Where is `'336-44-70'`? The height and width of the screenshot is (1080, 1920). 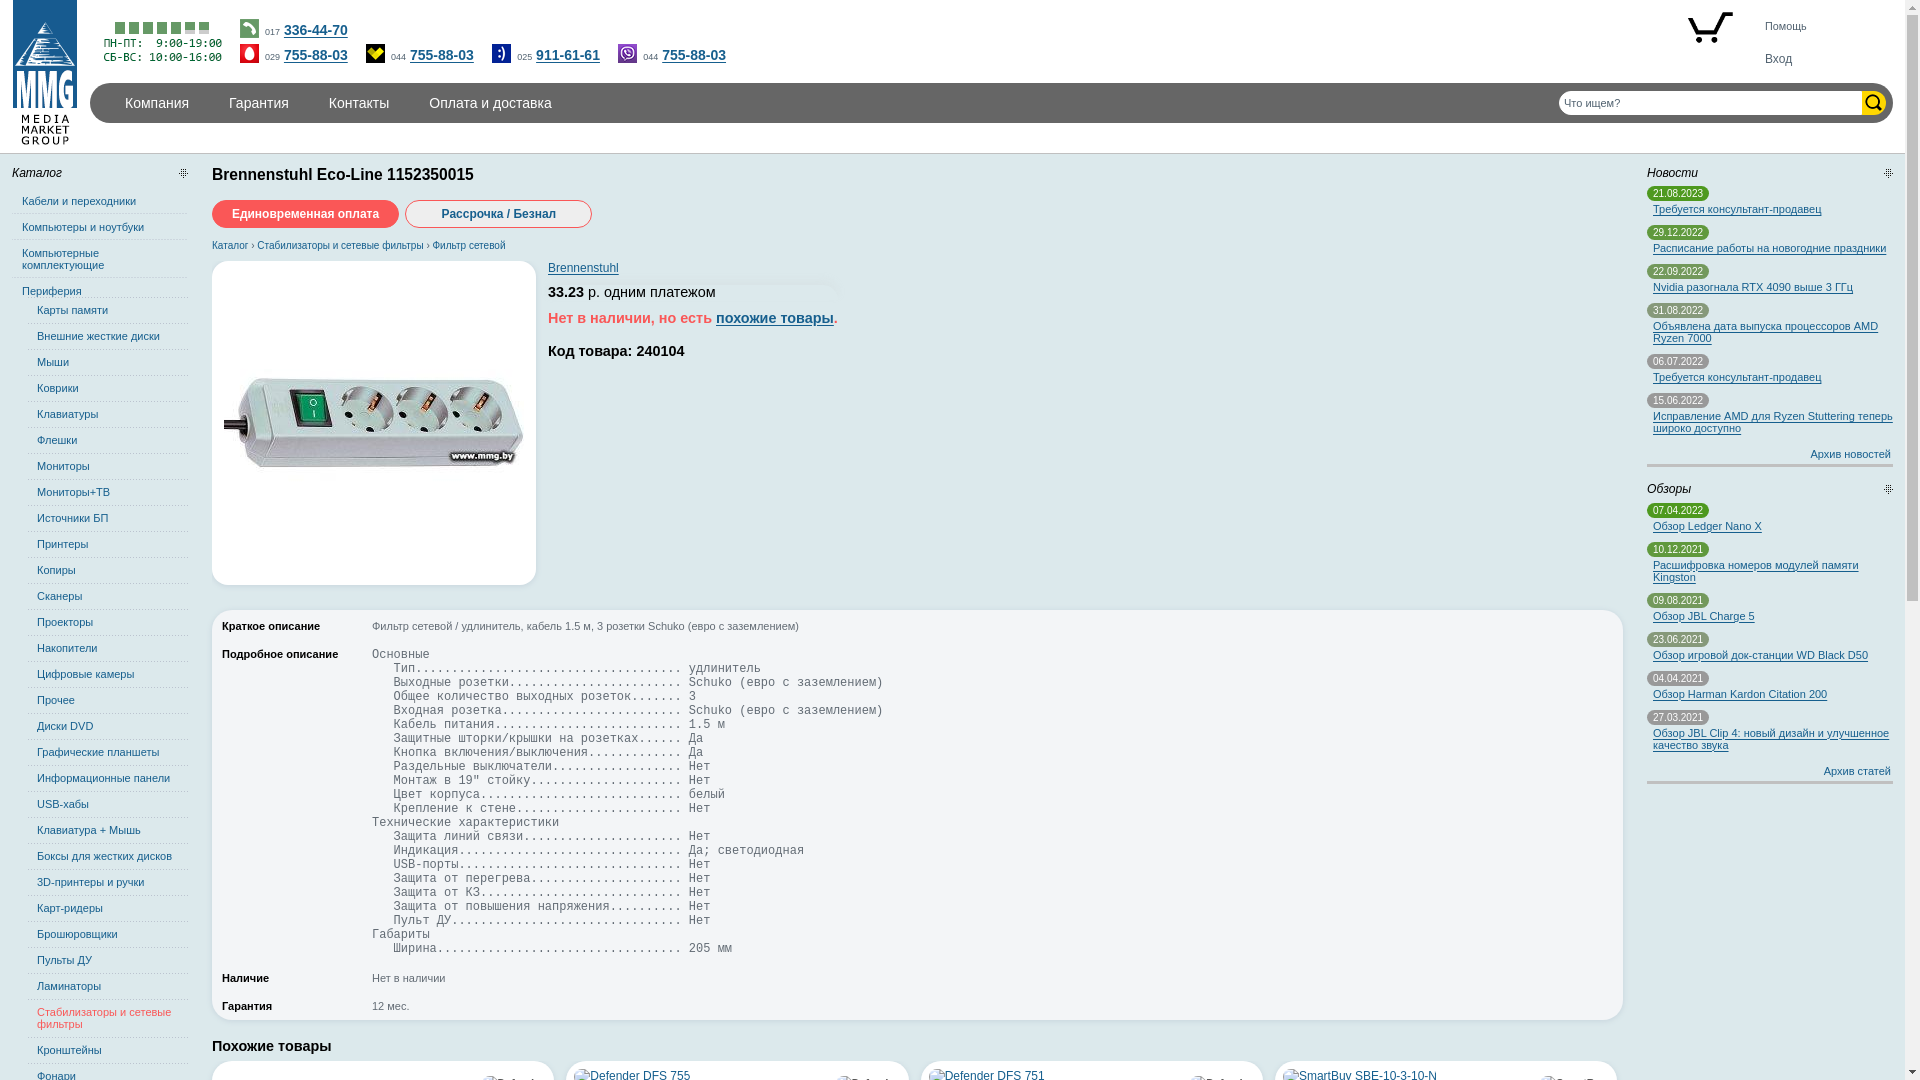
'336-44-70' is located at coordinates (315, 30).